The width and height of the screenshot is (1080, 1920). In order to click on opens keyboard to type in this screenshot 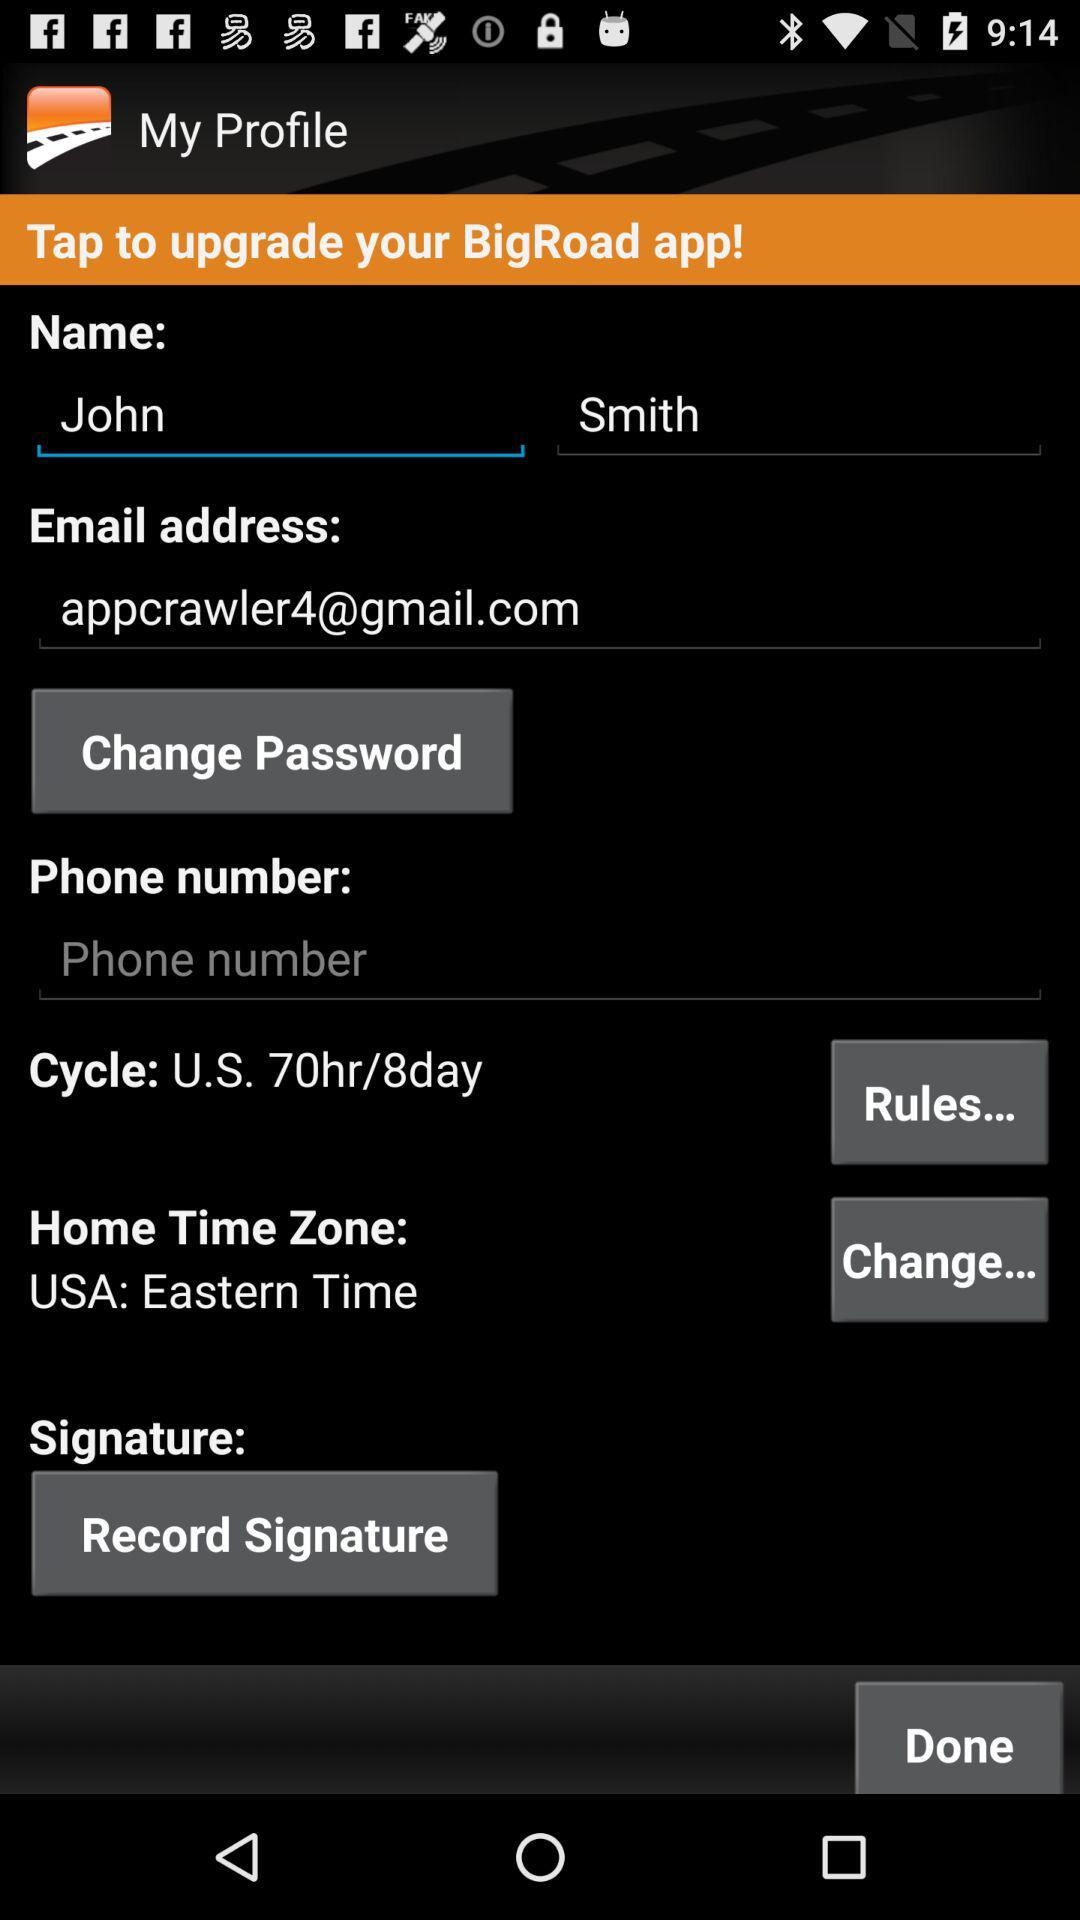, I will do `click(540, 957)`.